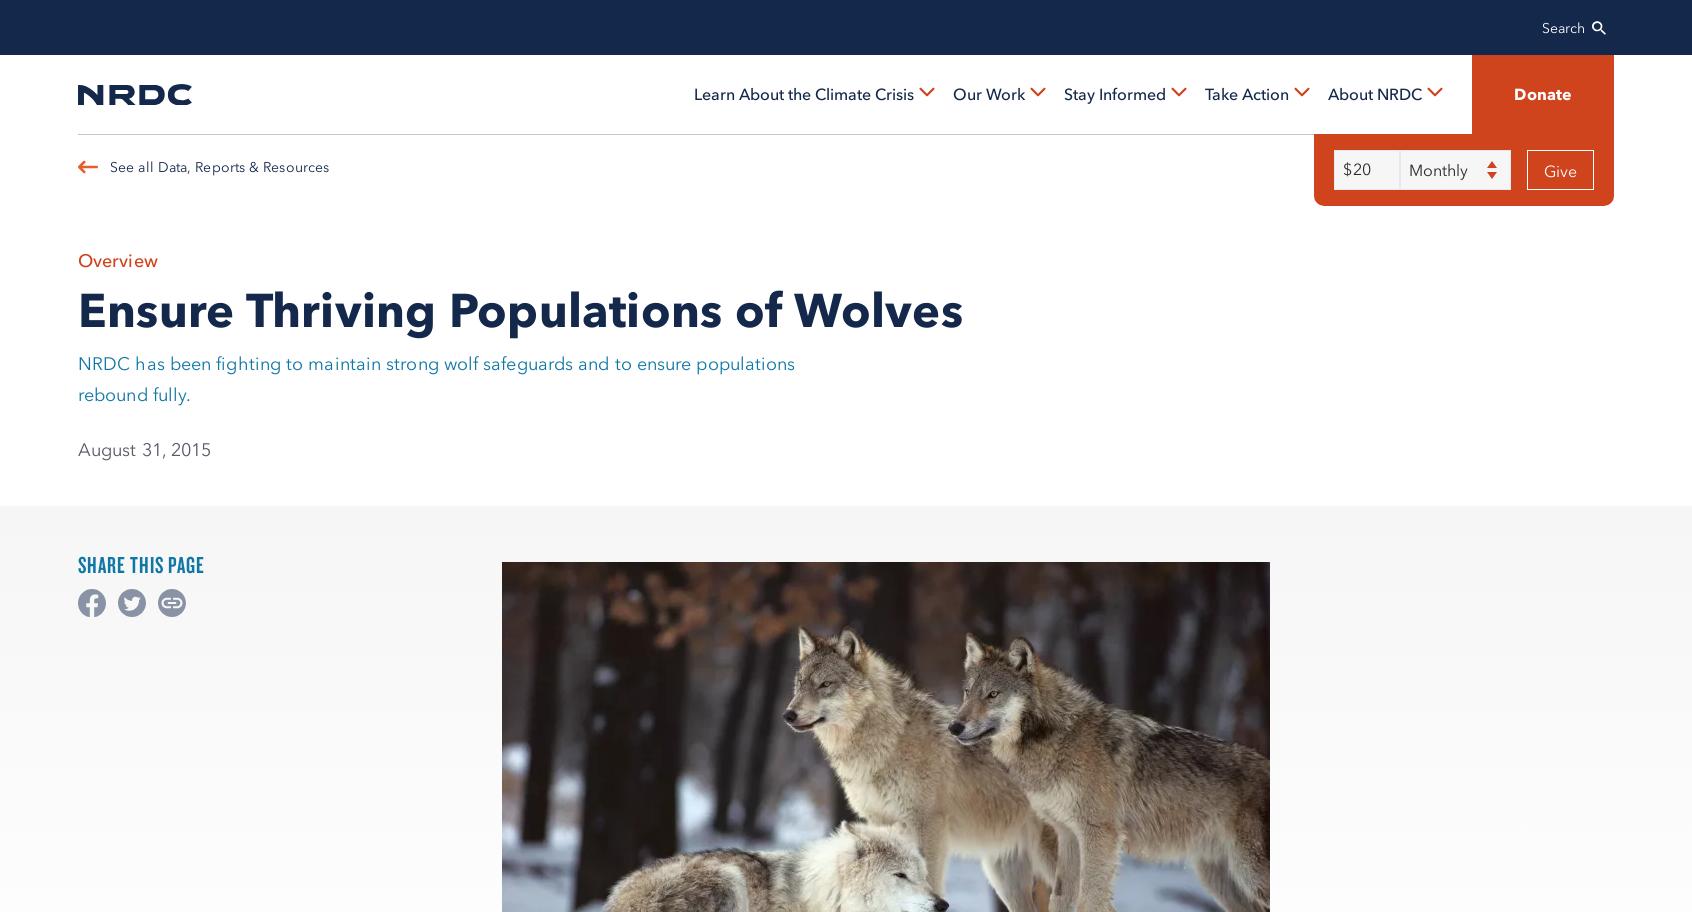  What do you see at coordinates (1563, 28) in the screenshot?
I see `'Search'` at bounding box center [1563, 28].